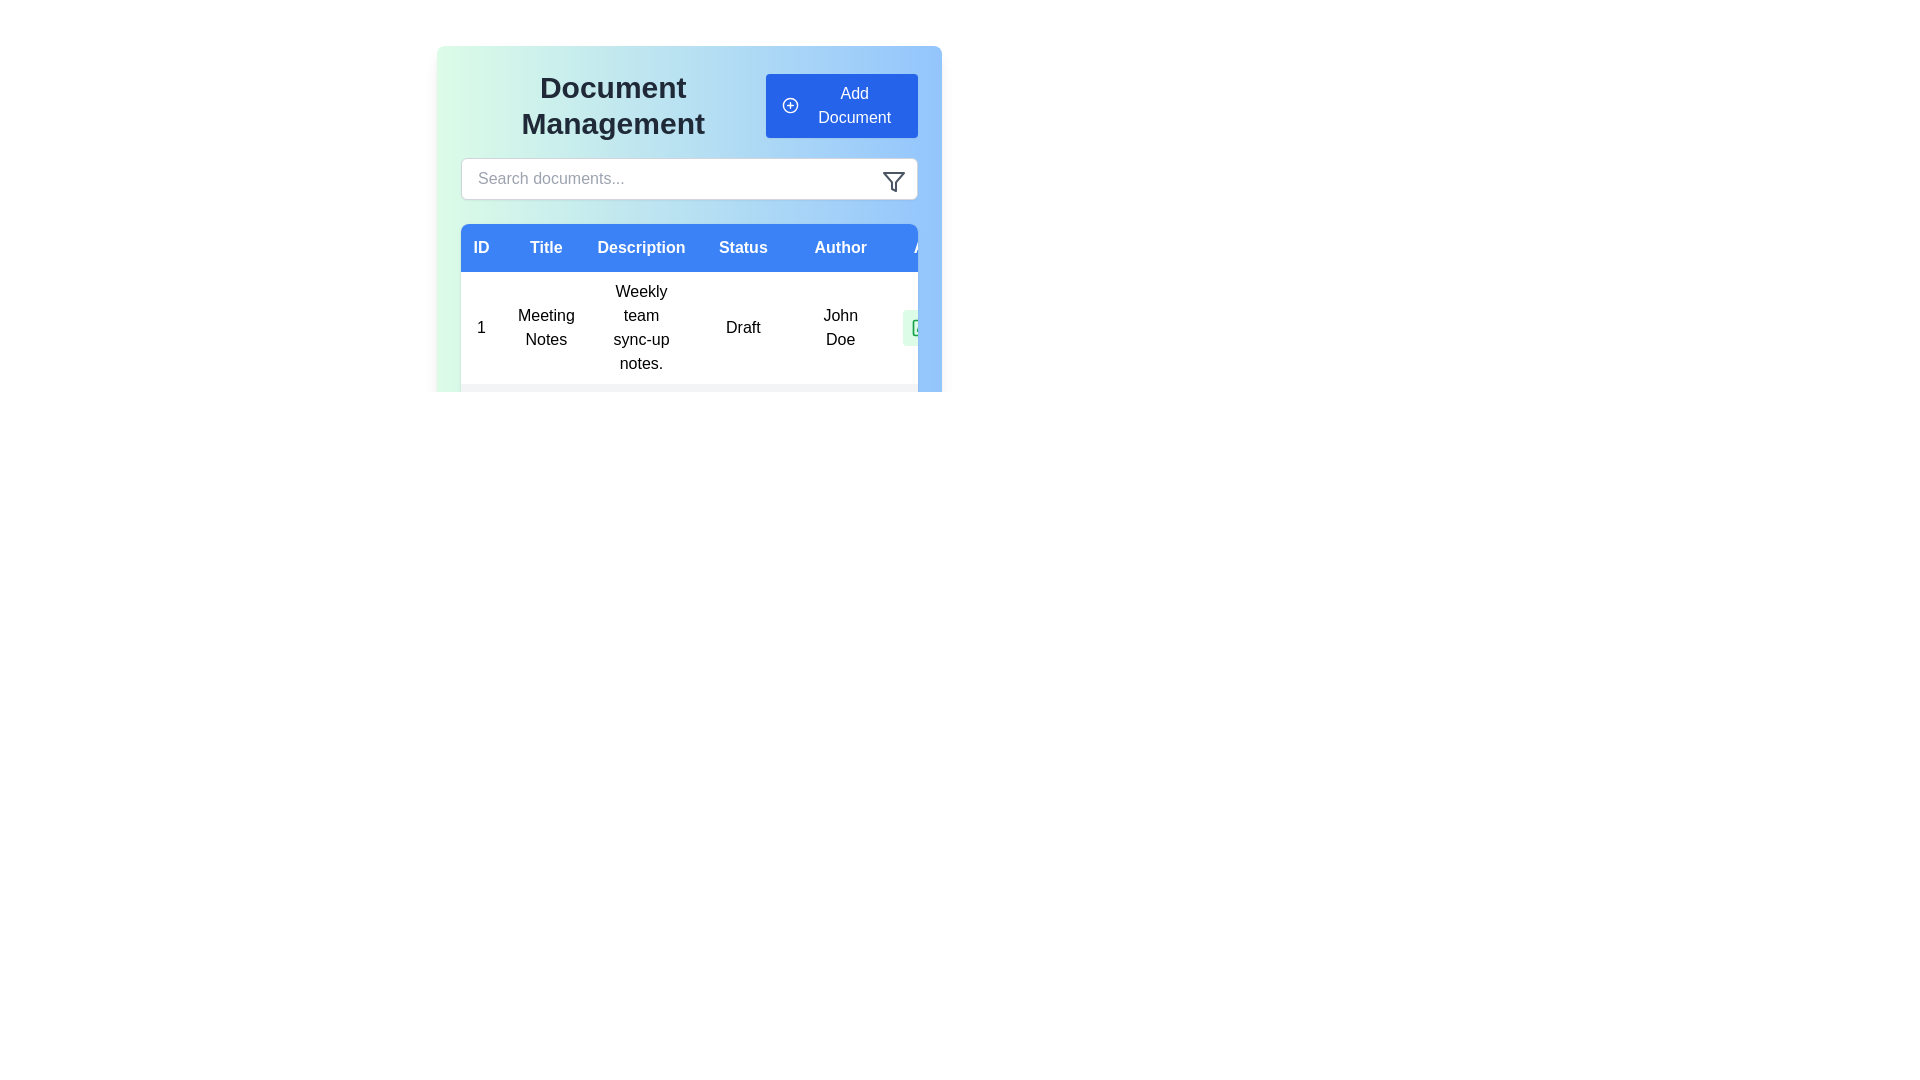  What do you see at coordinates (964, 326) in the screenshot?
I see `the small, square-shaped red button with a trash can icon` at bounding box center [964, 326].